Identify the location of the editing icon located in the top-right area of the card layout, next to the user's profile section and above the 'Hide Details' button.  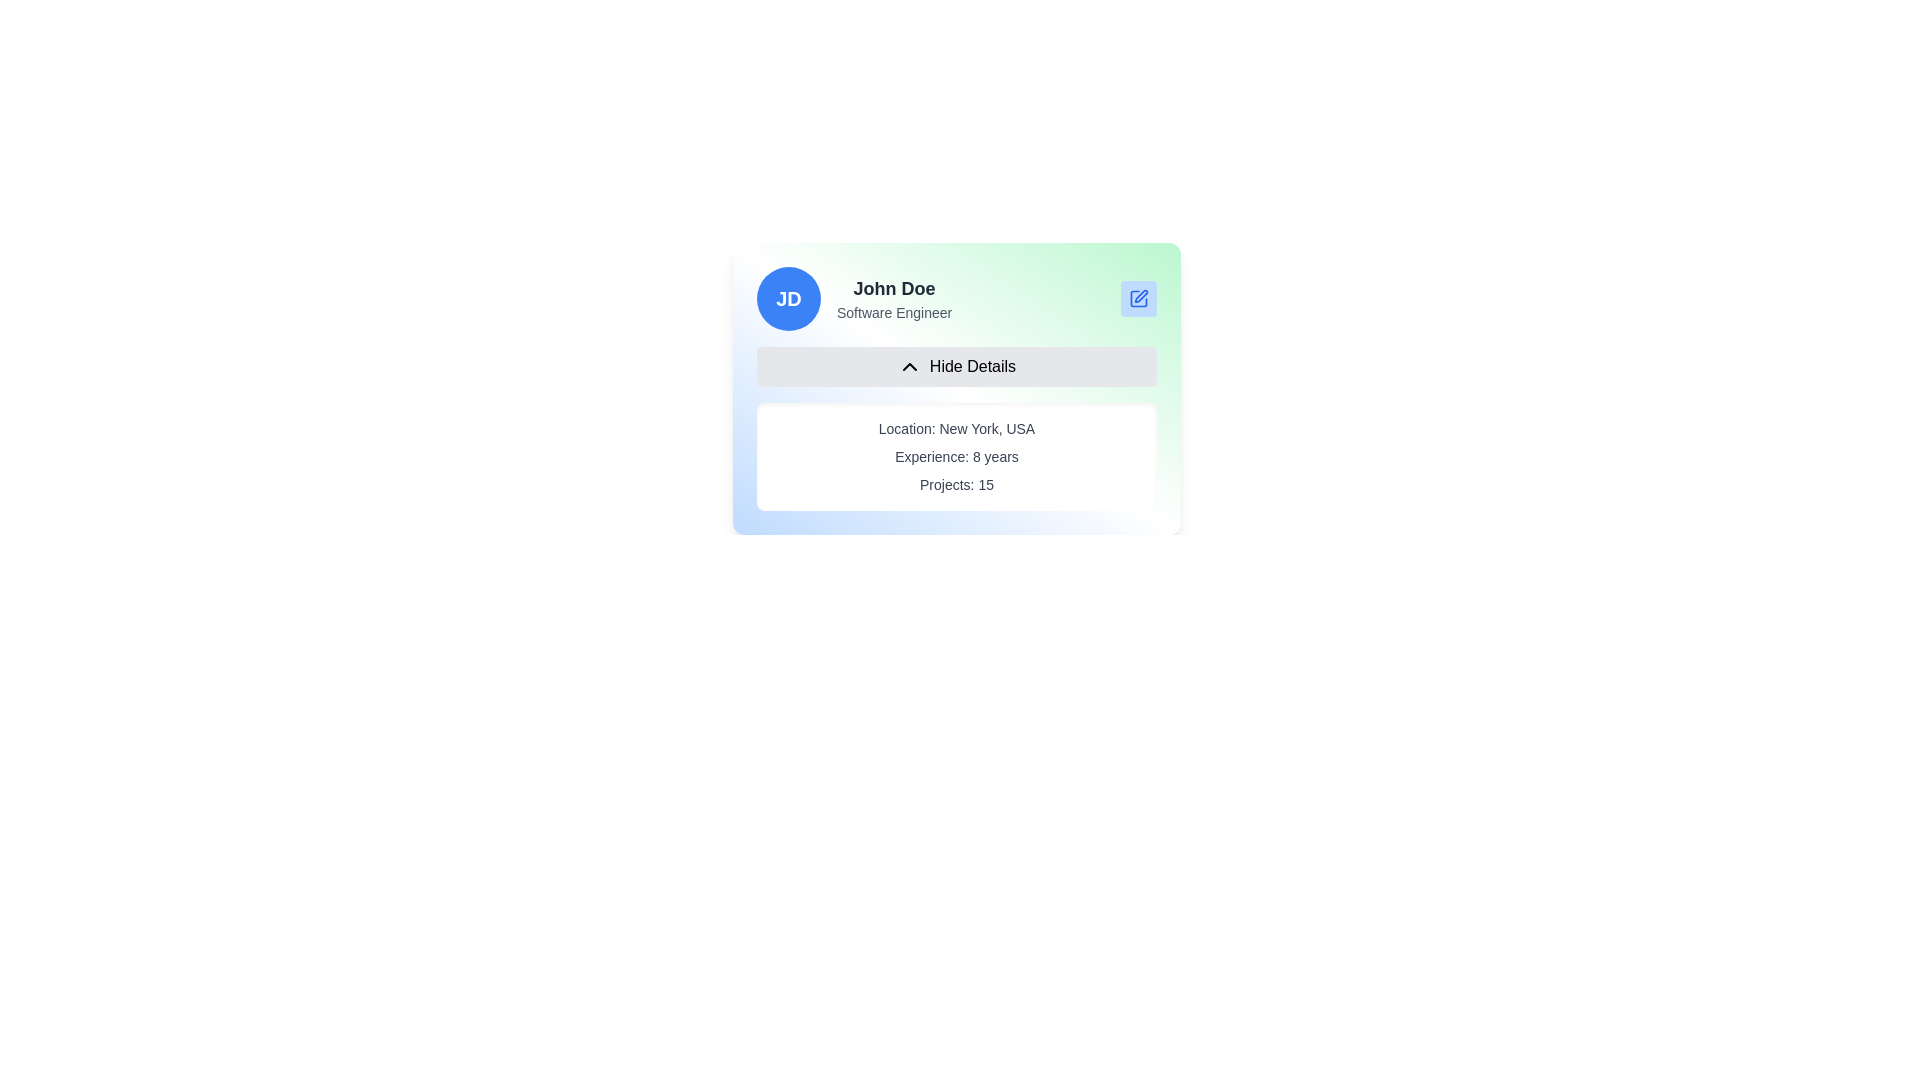
(1141, 296).